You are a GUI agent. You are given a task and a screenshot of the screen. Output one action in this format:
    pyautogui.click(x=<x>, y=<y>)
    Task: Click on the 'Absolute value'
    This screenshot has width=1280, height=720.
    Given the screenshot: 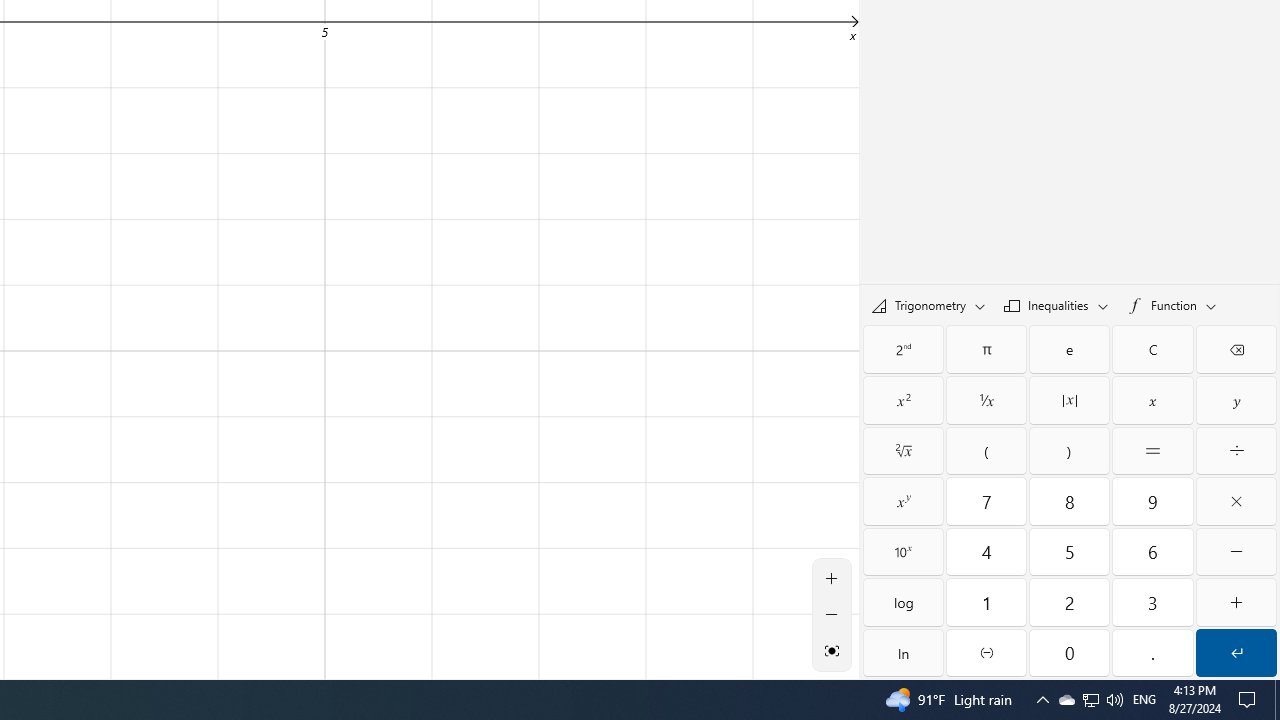 What is the action you would take?
    pyautogui.click(x=1068, y=400)
    